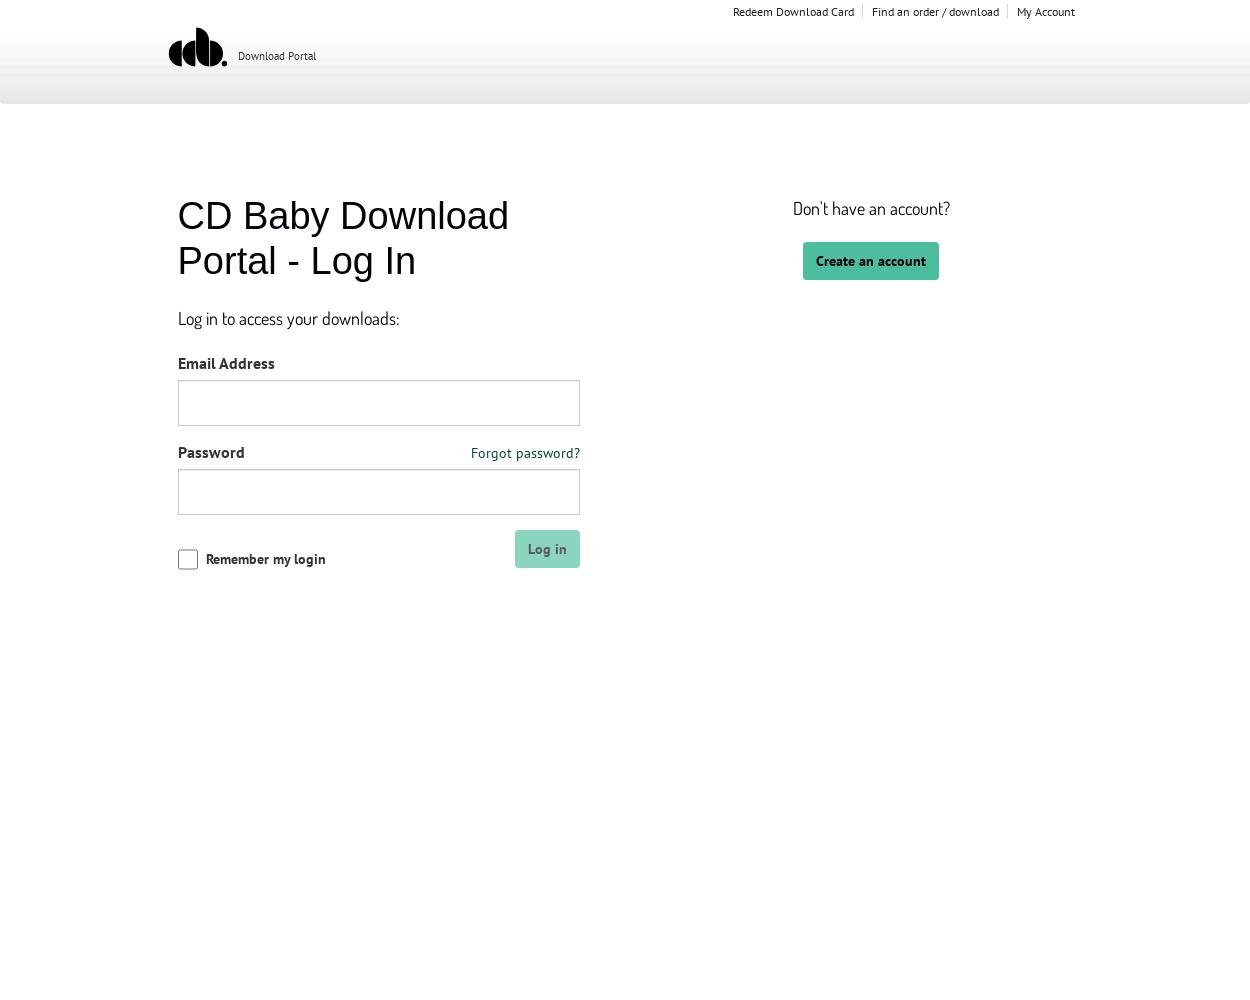 The image size is (1250, 1000). What do you see at coordinates (236, 56) in the screenshot?
I see `'Download Portal'` at bounding box center [236, 56].